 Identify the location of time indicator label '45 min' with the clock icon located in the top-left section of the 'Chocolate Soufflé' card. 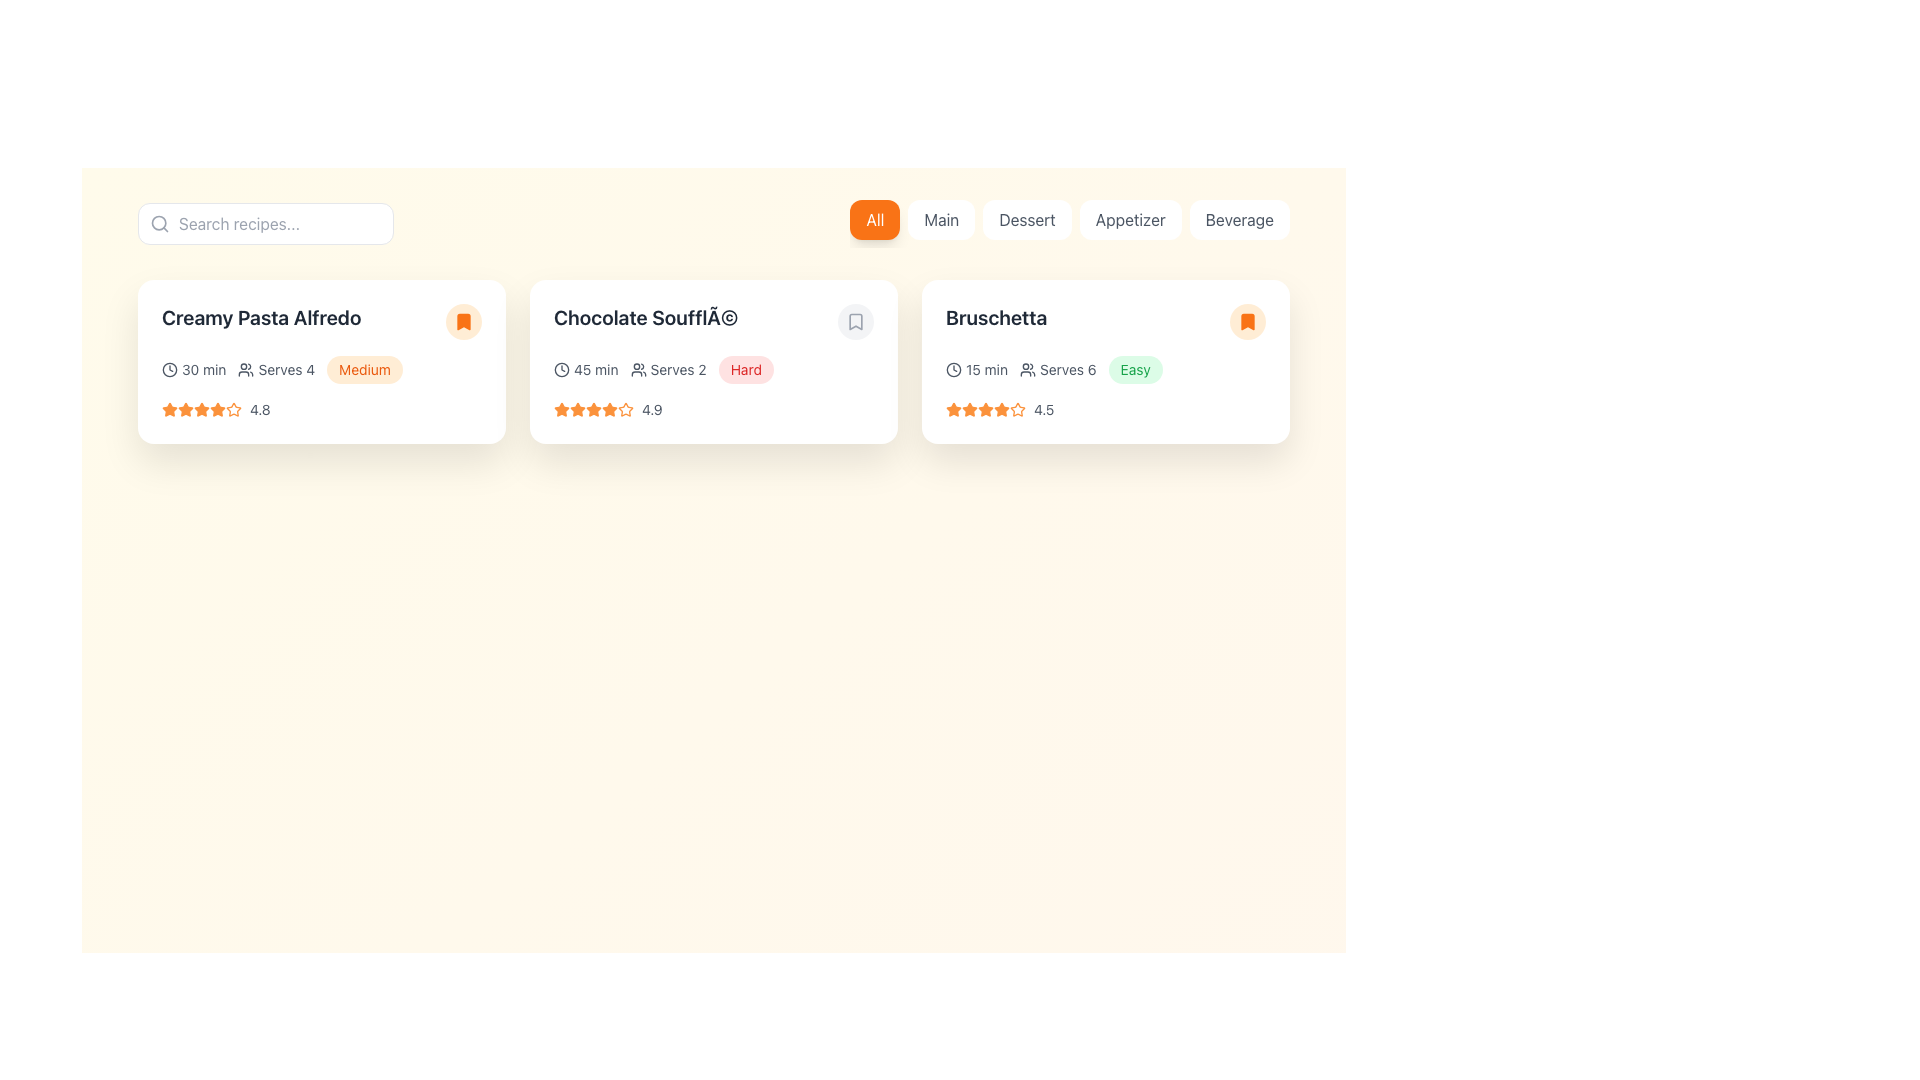
(585, 370).